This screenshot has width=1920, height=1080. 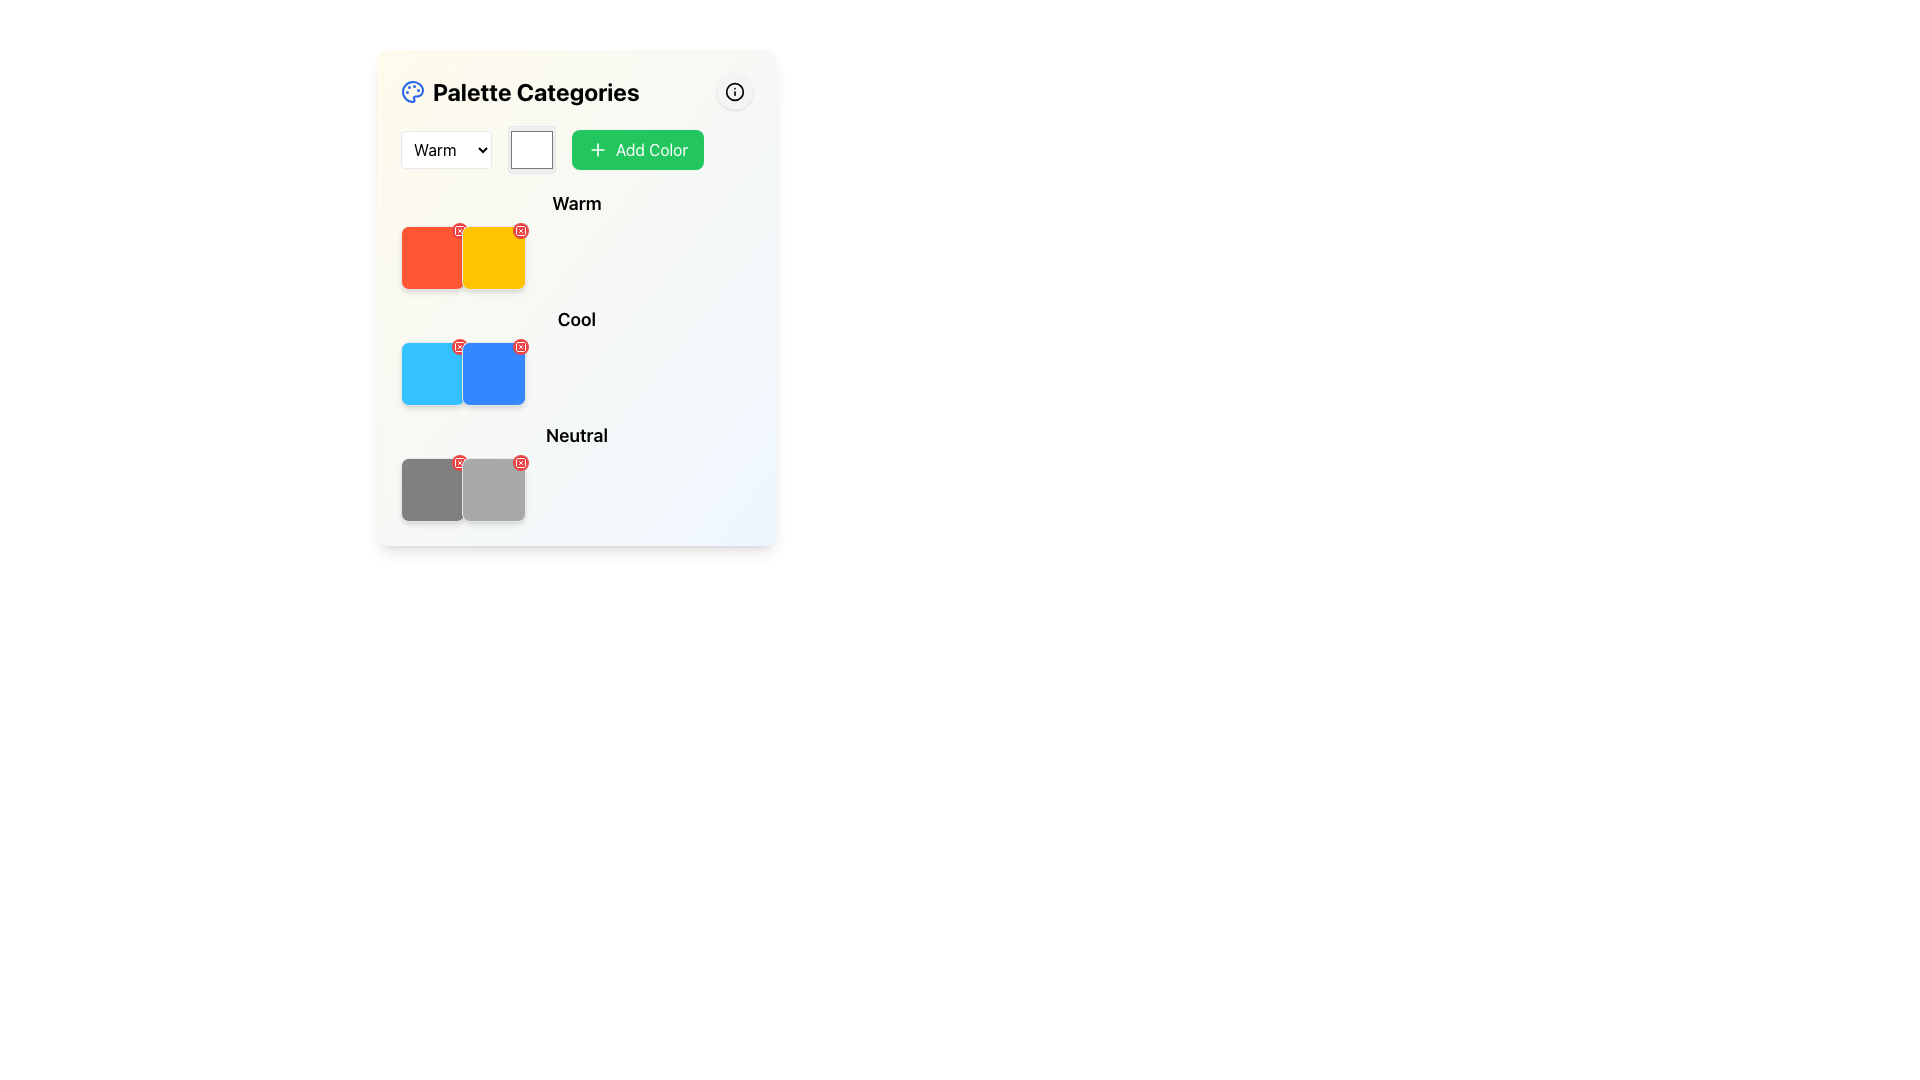 What do you see at coordinates (733, 92) in the screenshot?
I see `the informational button in the top-right corner of the 'Palette Categories' section` at bounding box center [733, 92].